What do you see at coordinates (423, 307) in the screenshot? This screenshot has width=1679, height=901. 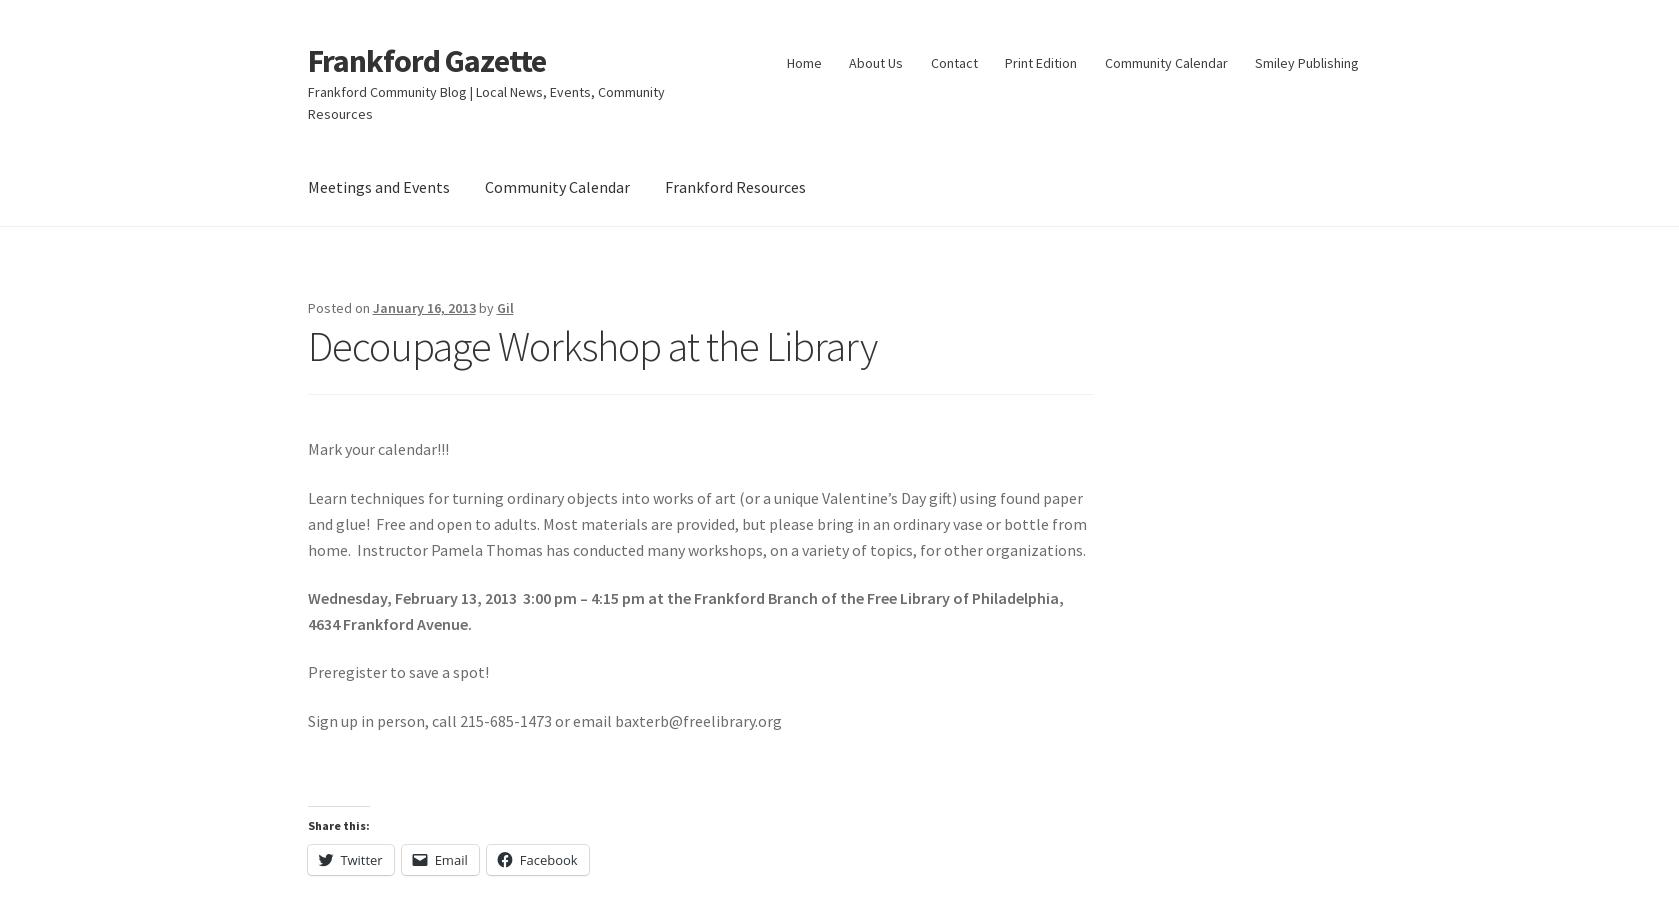 I see `'January 16, 2013'` at bounding box center [423, 307].